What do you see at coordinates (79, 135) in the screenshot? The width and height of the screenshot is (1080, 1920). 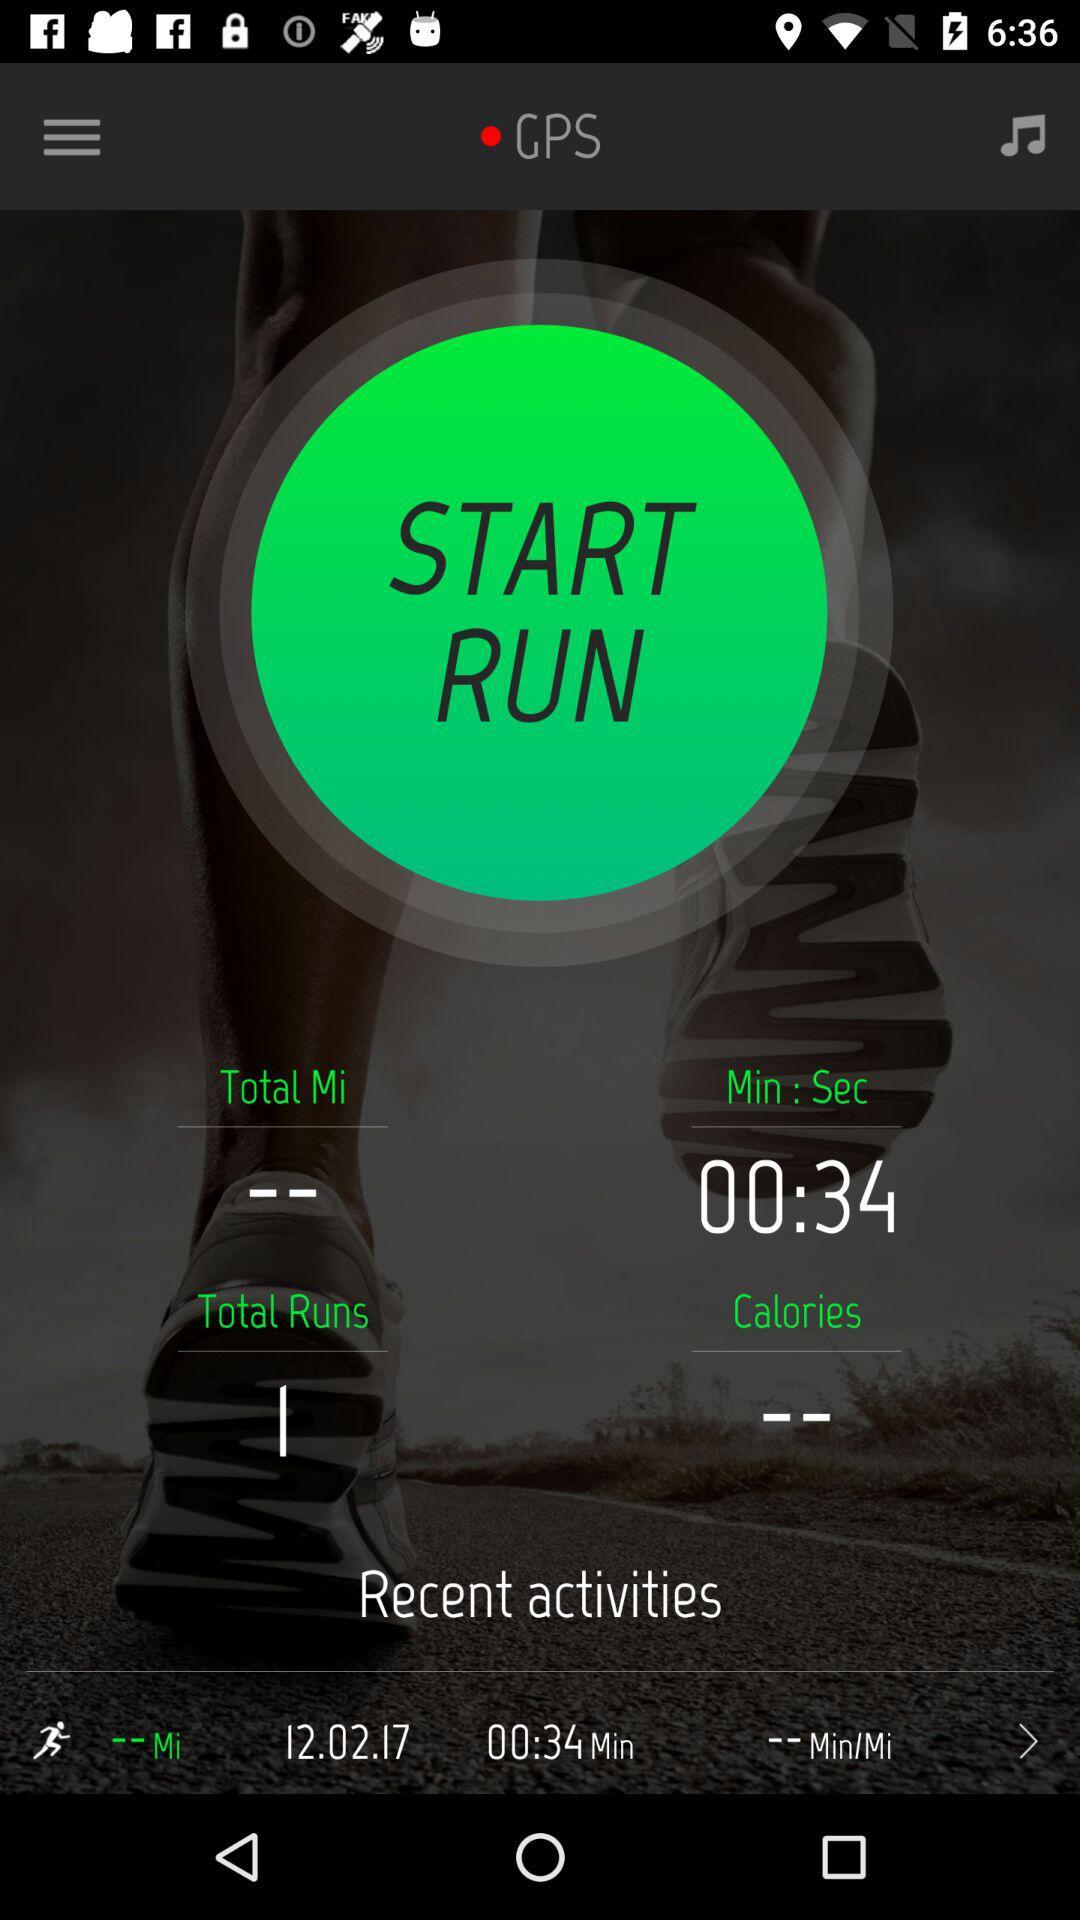 I see `open more options window` at bounding box center [79, 135].